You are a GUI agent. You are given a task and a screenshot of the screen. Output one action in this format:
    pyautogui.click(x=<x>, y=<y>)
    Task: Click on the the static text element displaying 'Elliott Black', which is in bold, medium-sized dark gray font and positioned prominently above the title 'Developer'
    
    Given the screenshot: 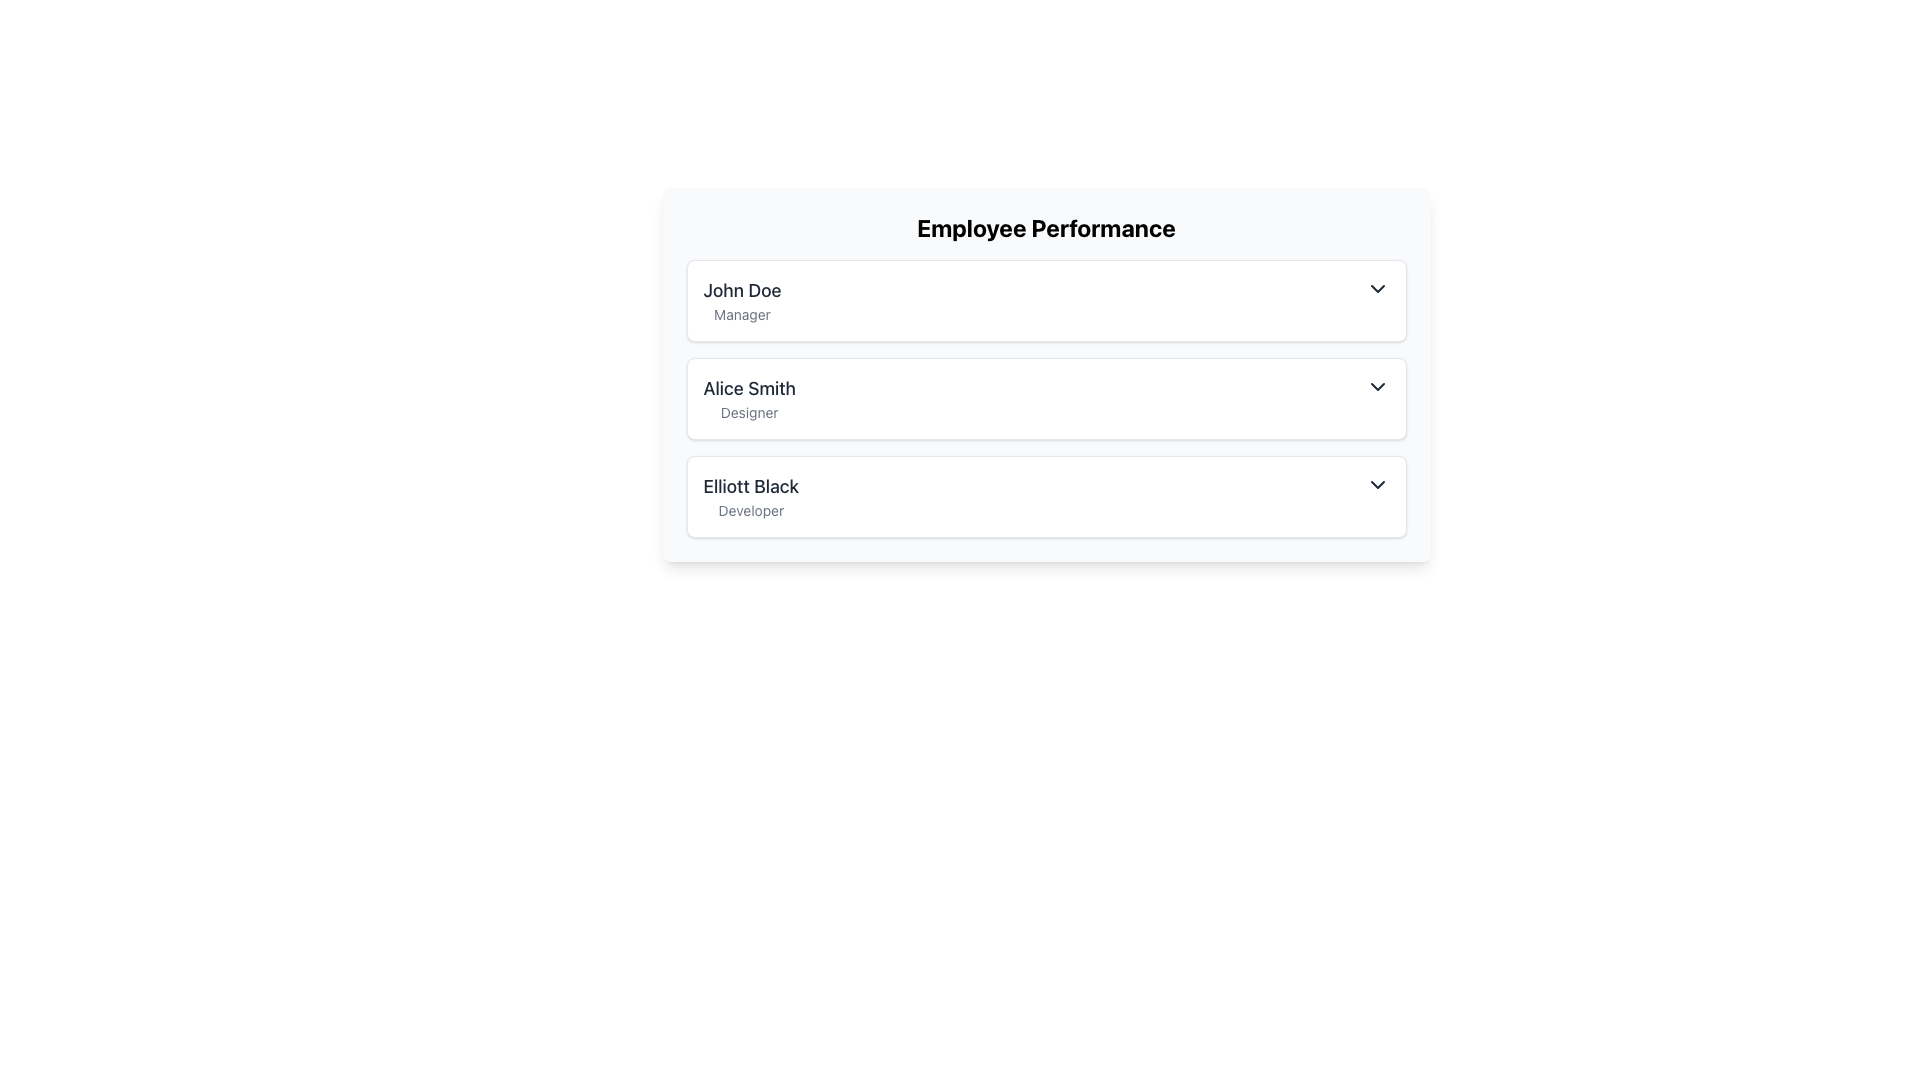 What is the action you would take?
    pyautogui.click(x=750, y=486)
    